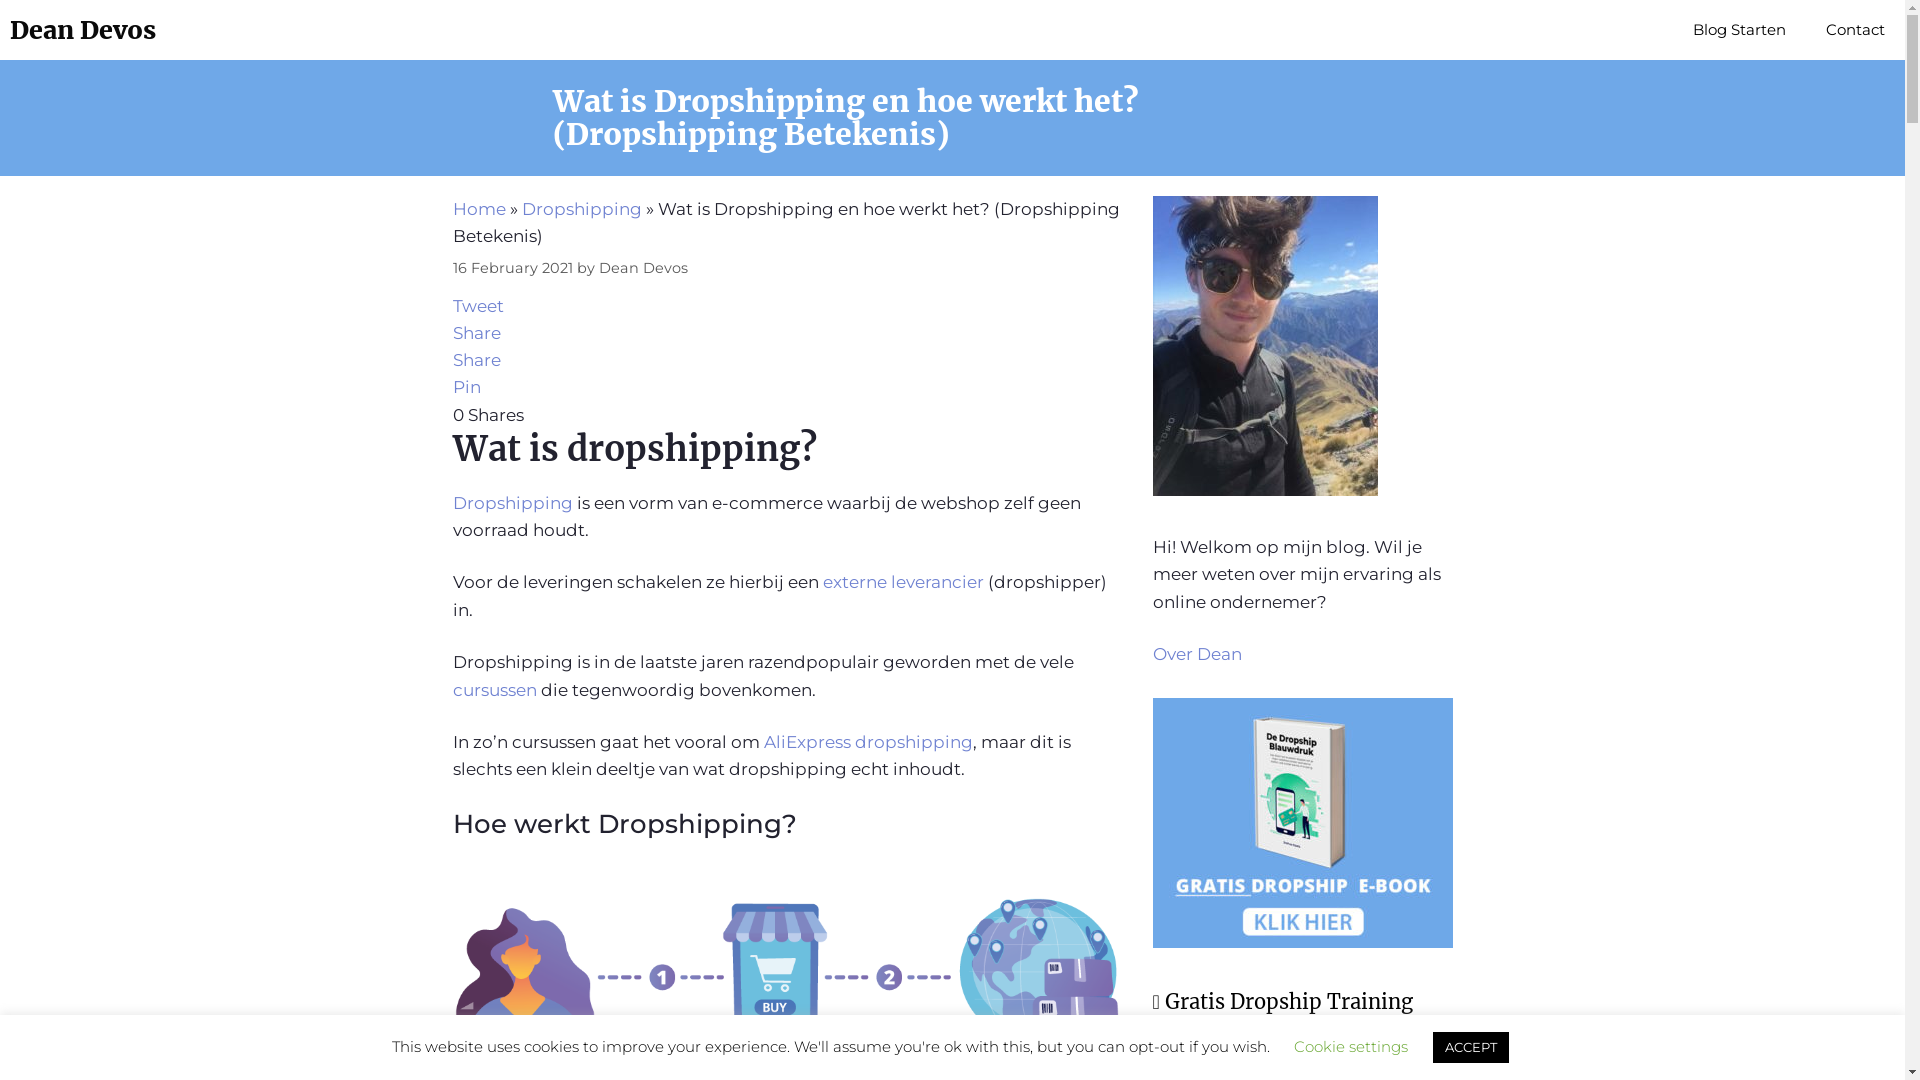  I want to click on 'cursussen', so click(495, 689).